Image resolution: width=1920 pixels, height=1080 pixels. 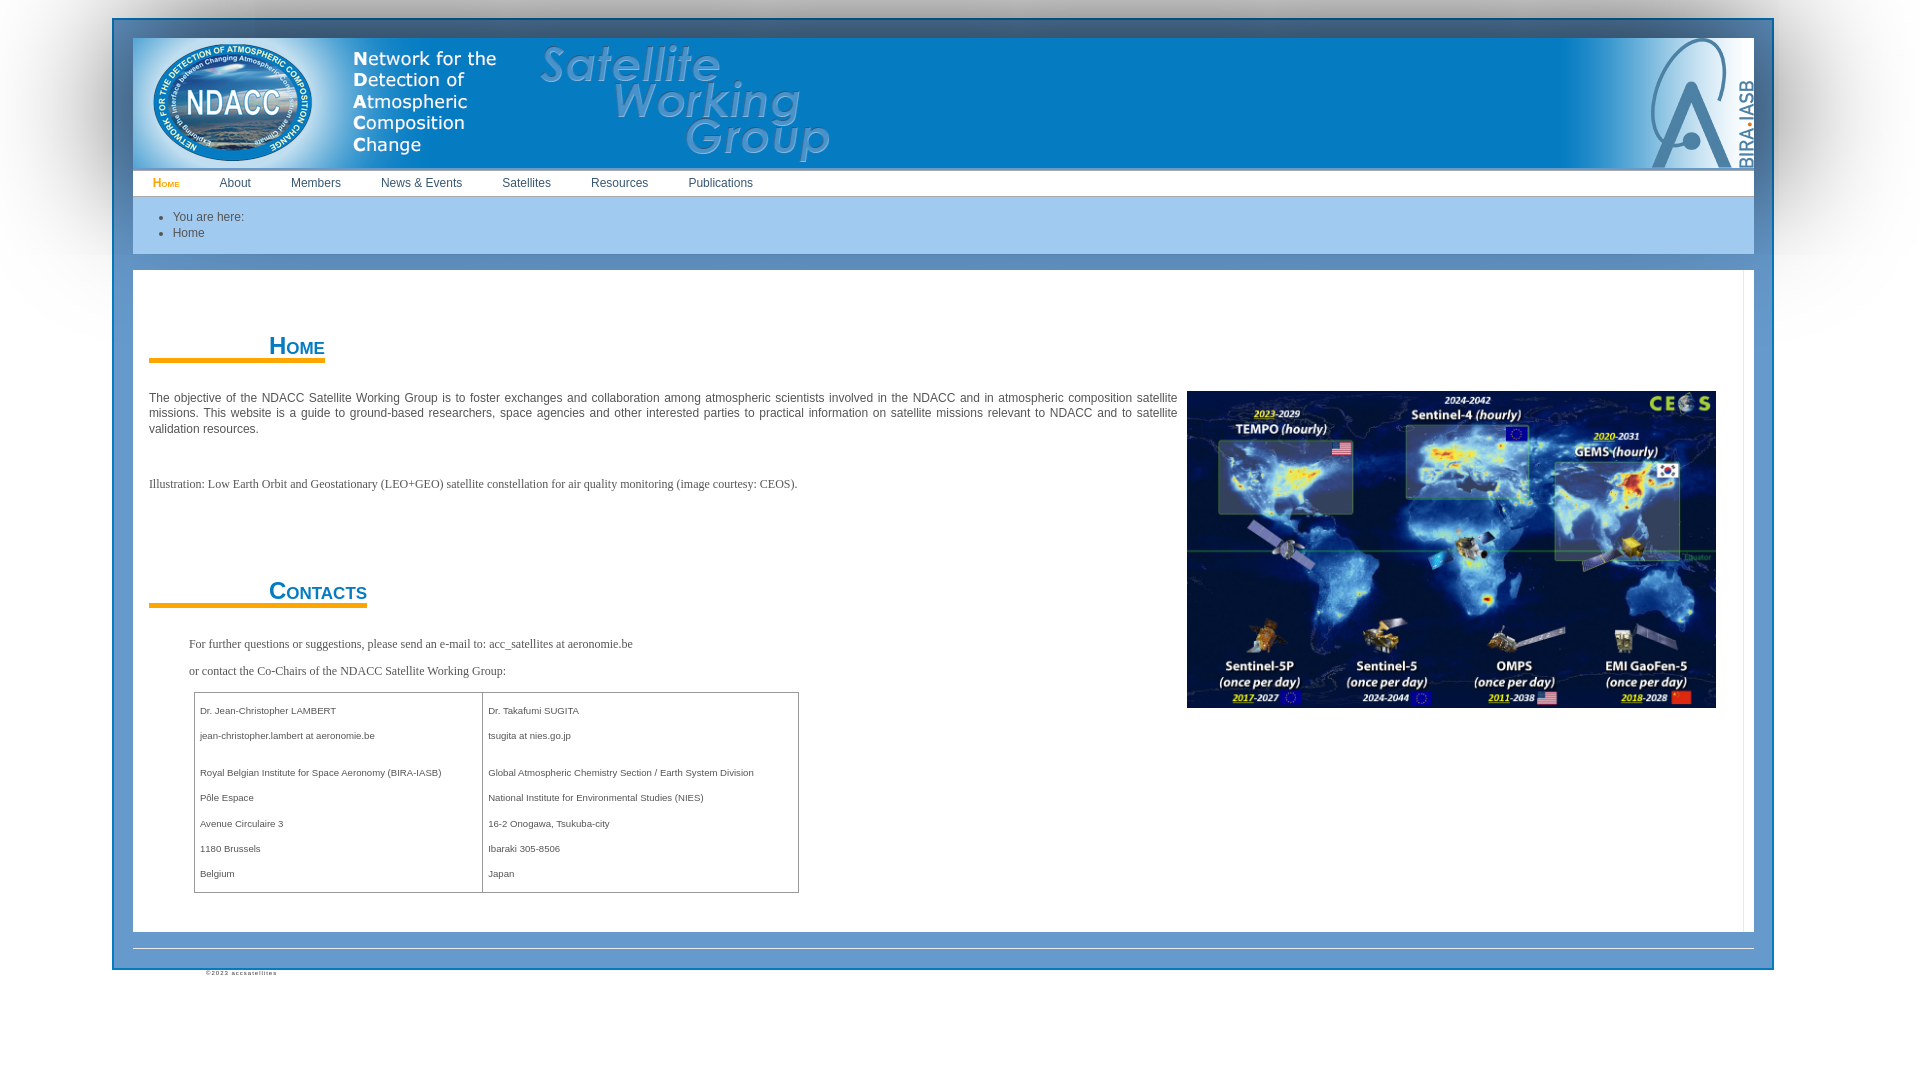 What do you see at coordinates (200, 182) in the screenshot?
I see `'About'` at bounding box center [200, 182].